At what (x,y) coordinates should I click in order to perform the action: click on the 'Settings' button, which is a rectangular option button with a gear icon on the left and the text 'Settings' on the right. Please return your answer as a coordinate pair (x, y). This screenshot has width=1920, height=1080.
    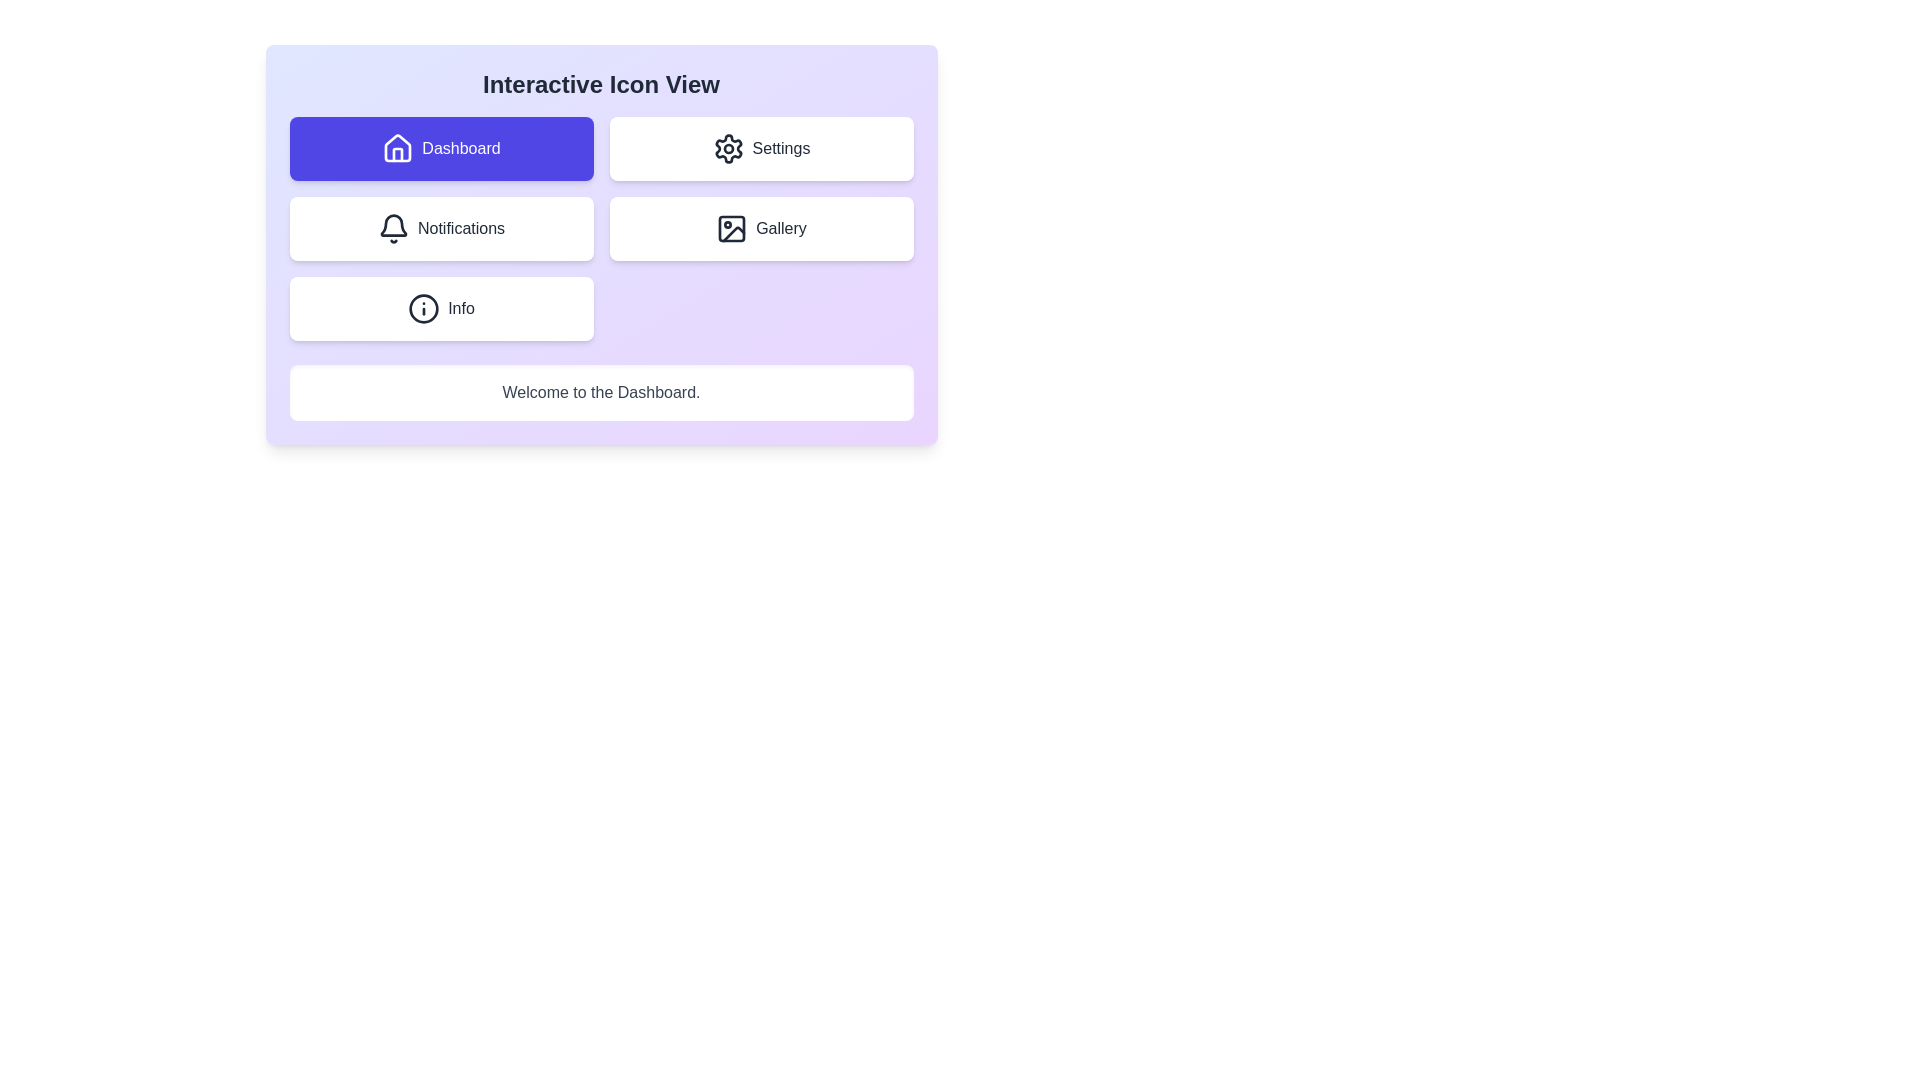
    Looking at the image, I should click on (760, 148).